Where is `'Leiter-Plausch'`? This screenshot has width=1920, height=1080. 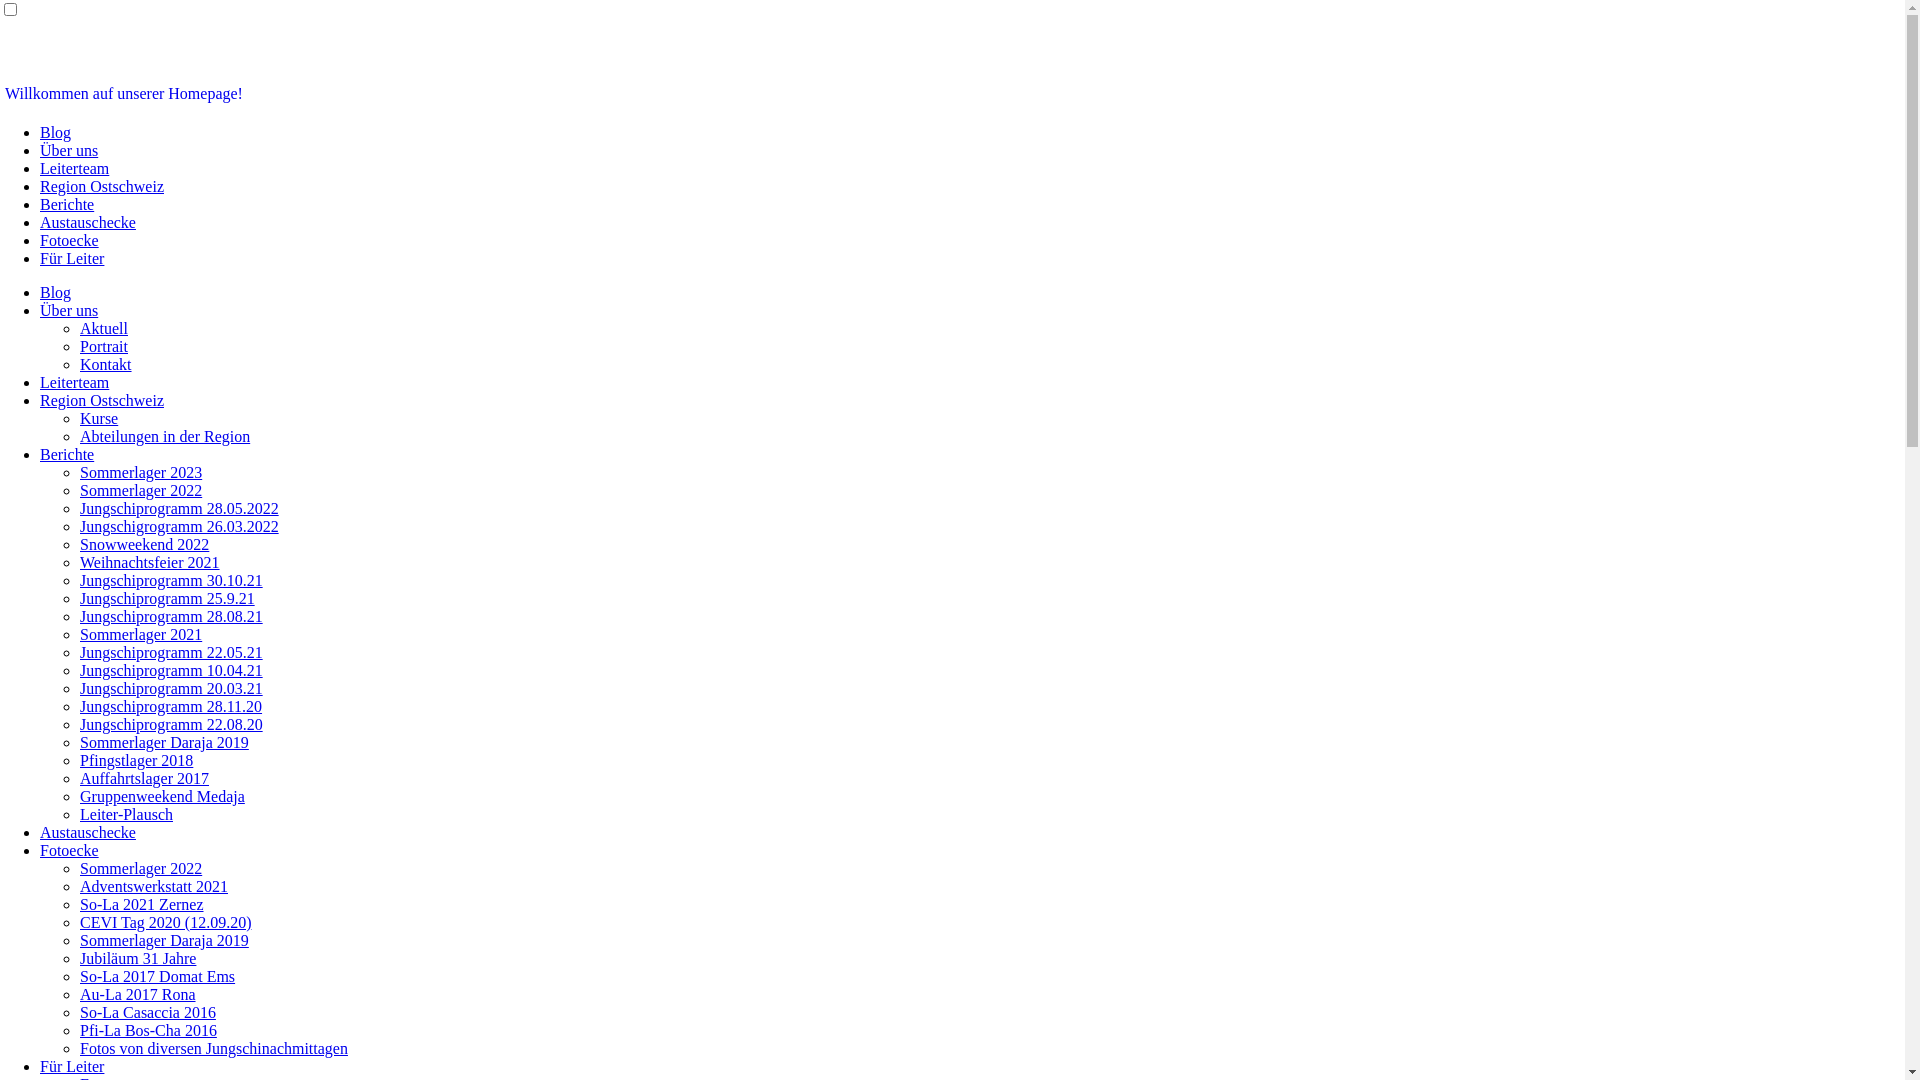
'Leiter-Plausch' is located at coordinates (125, 814).